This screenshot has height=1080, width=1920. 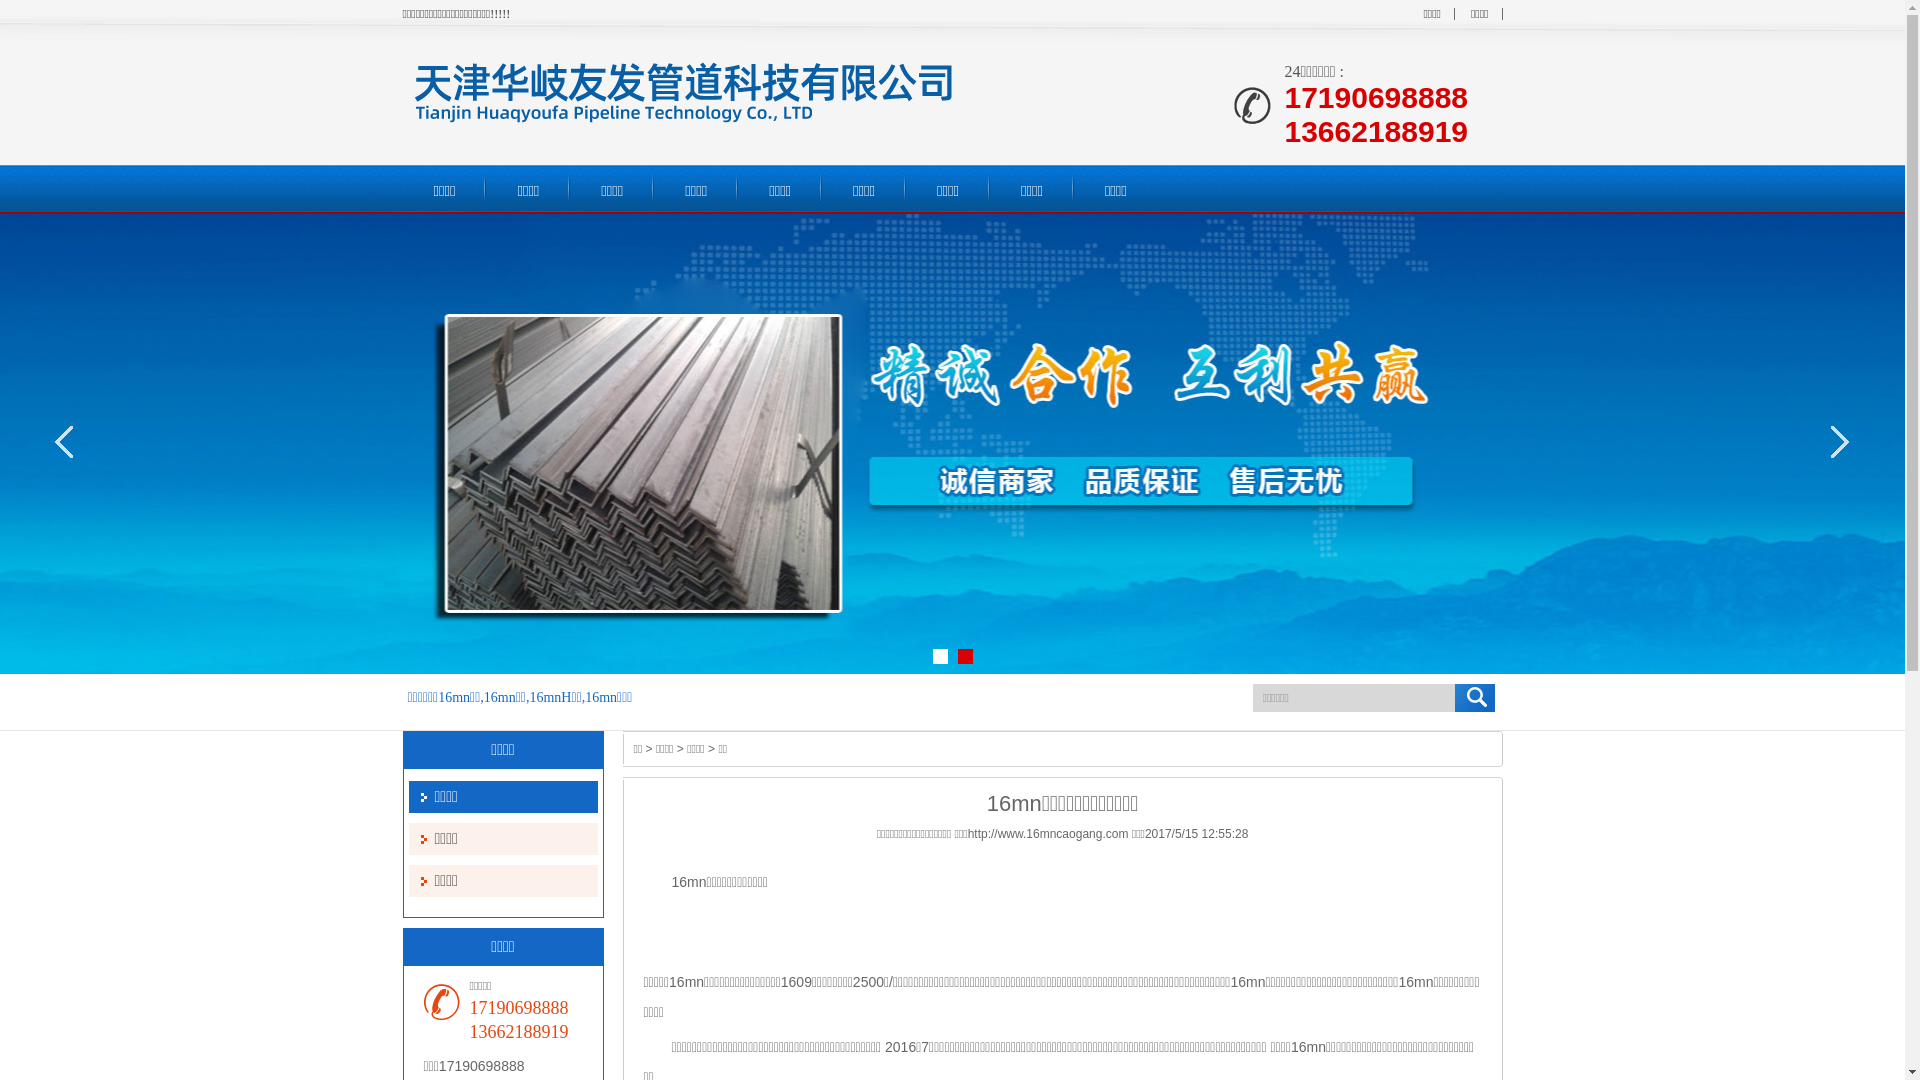 What do you see at coordinates (965, 656) in the screenshot?
I see `'2'` at bounding box center [965, 656].